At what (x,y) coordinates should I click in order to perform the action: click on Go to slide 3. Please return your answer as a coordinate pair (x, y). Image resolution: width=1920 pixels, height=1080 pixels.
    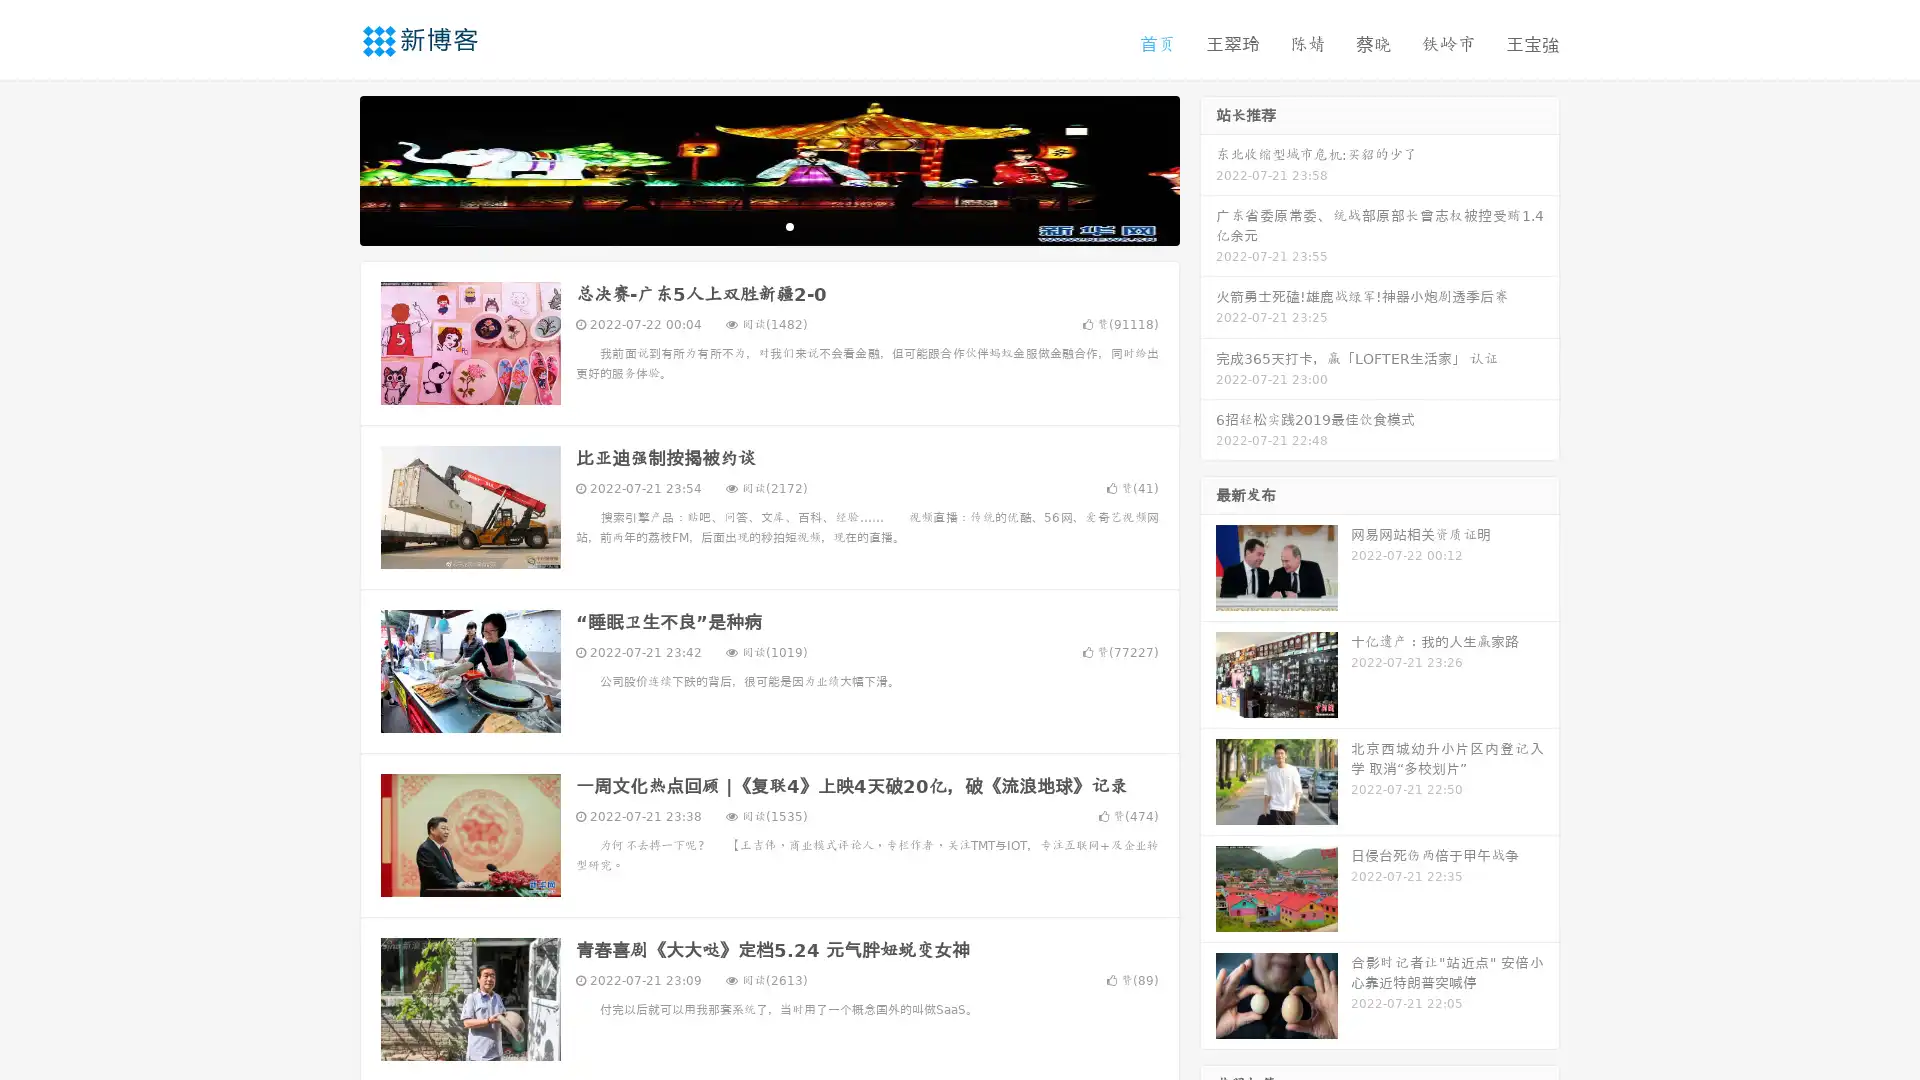
    Looking at the image, I should click on (789, 225).